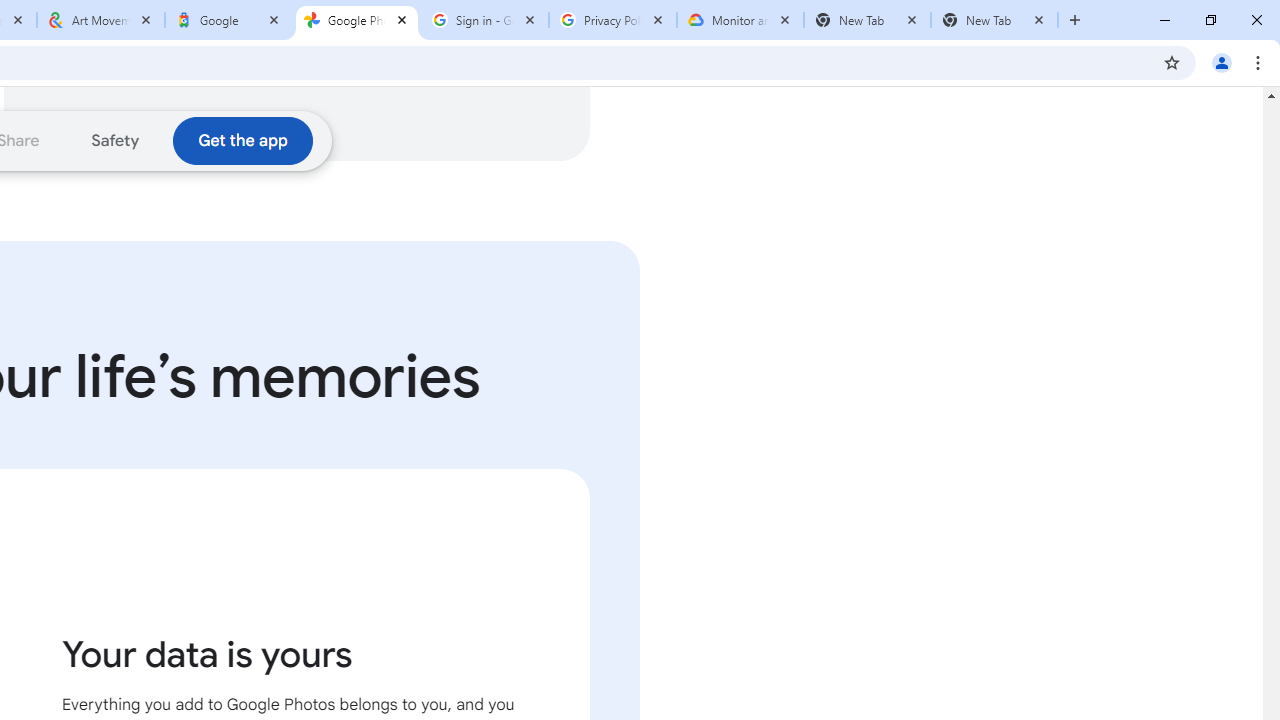 Image resolution: width=1280 pixels, height=720 pixels. What do you see at coordinates (229, 20) in the screenshot?
I see `'Google'` at bounding box center [229, 20].